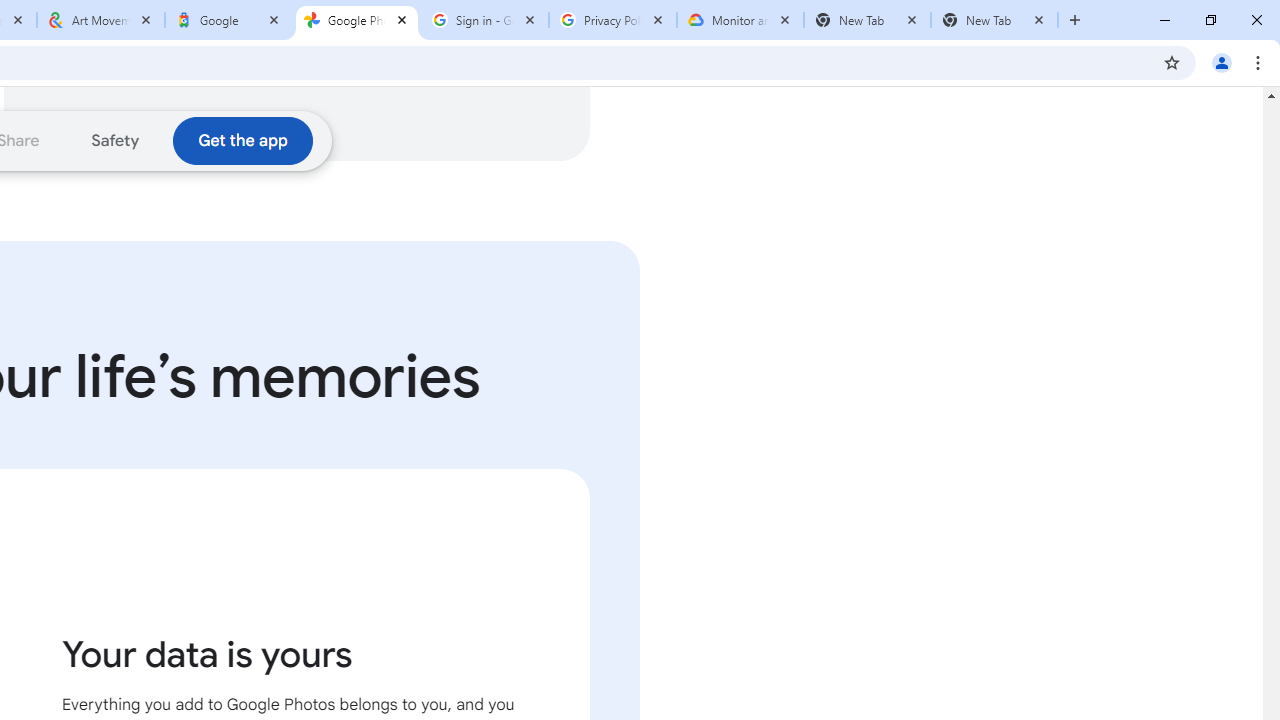 Image resolution: width=1280 pixels, height=720 pixels. What do you see at coordinates (229, 20) in the screenshot?
I see `'Google'` at bounding box center [229, 20].